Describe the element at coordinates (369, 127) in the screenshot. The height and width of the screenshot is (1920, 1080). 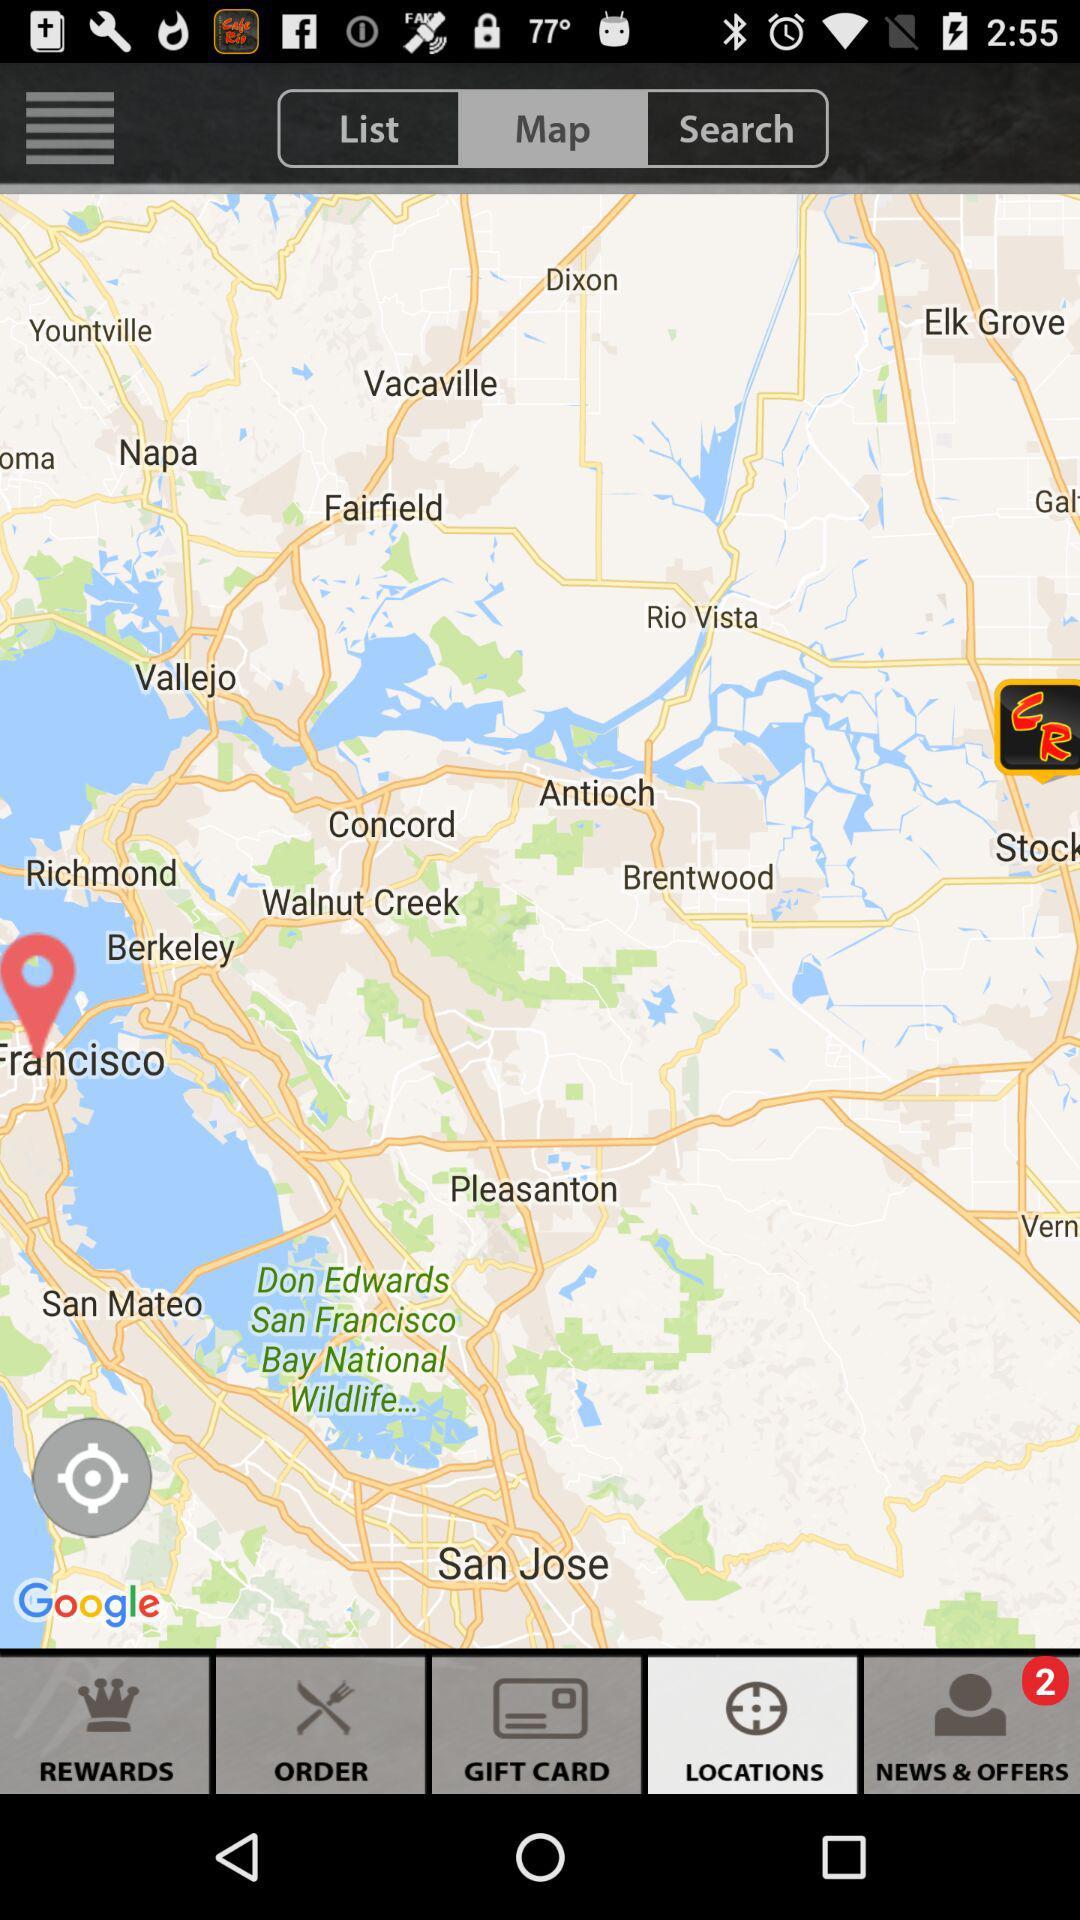
I see `item to the left of map` at that location.